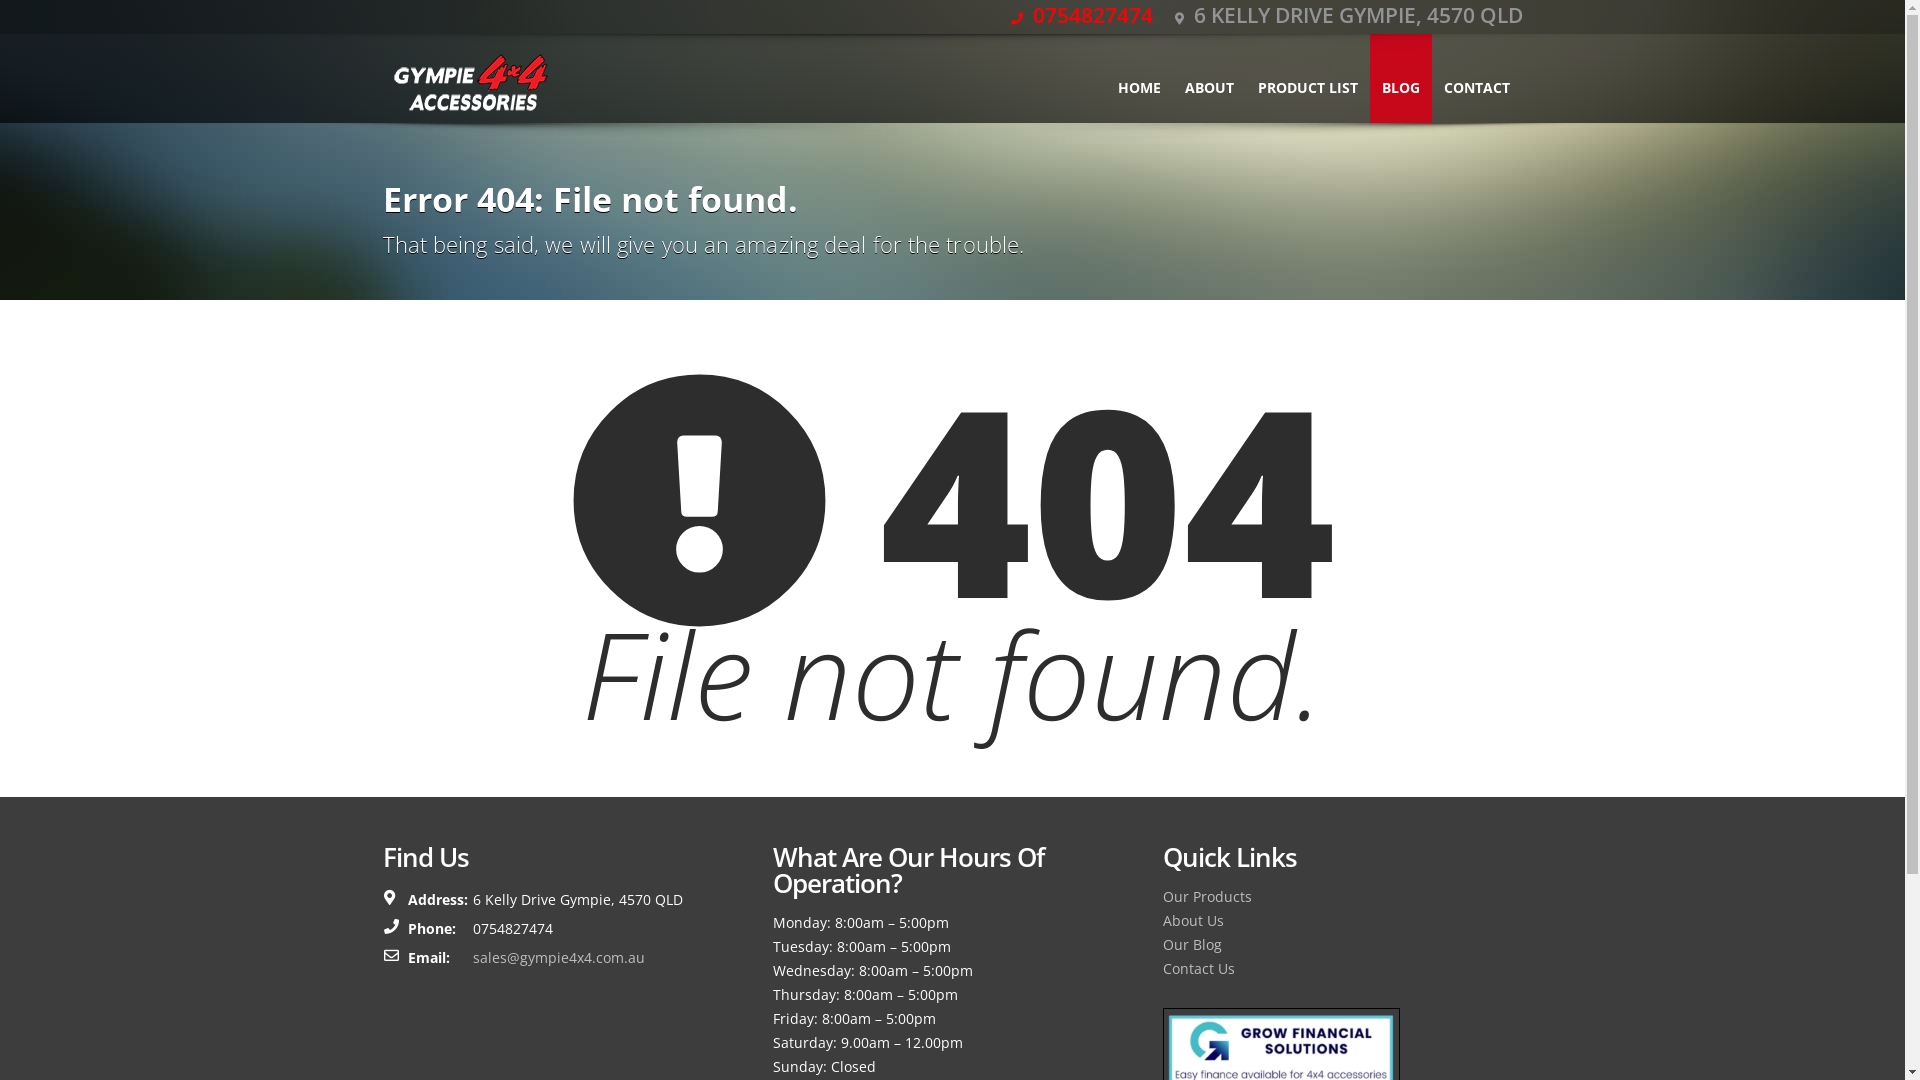 Image resolution: width=1920 pixels, height=1080 pixels. I want to click on 'About Us', so click(1192, 920).